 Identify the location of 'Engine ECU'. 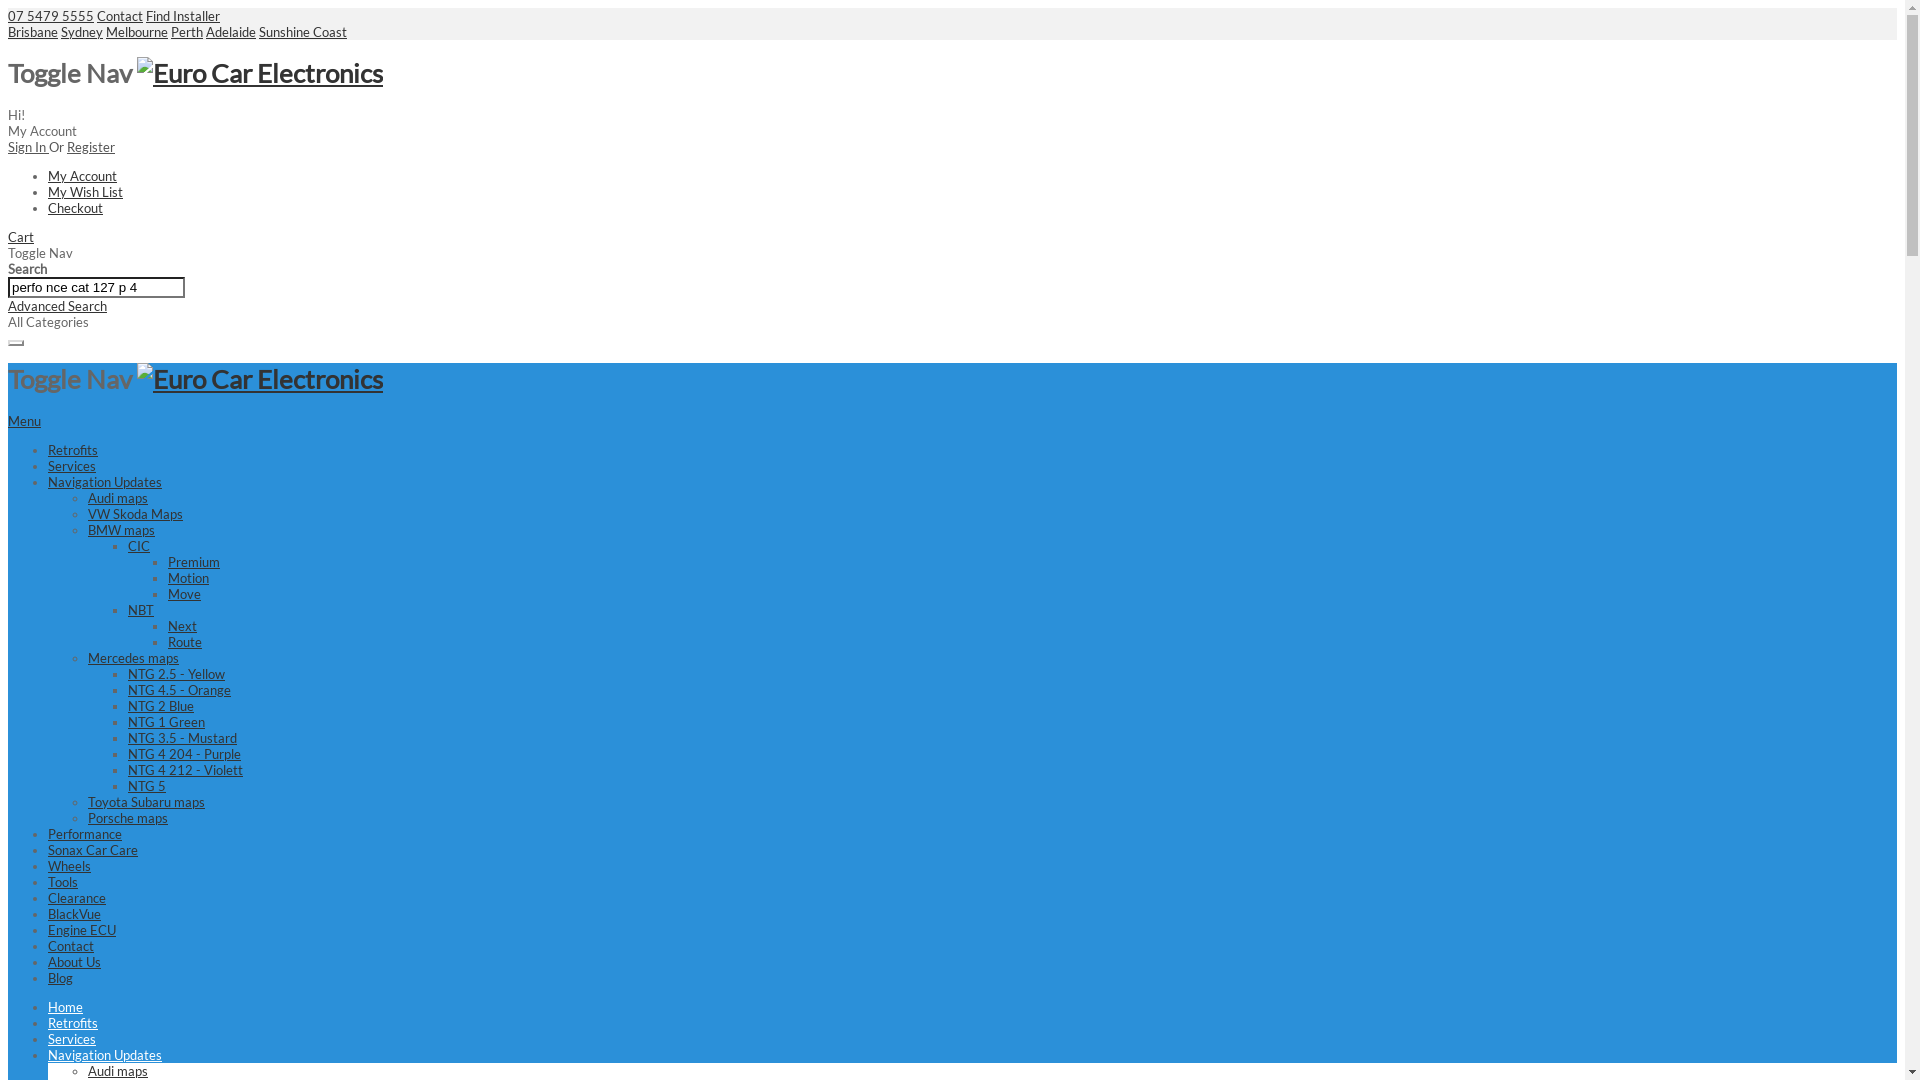
(80, 929).